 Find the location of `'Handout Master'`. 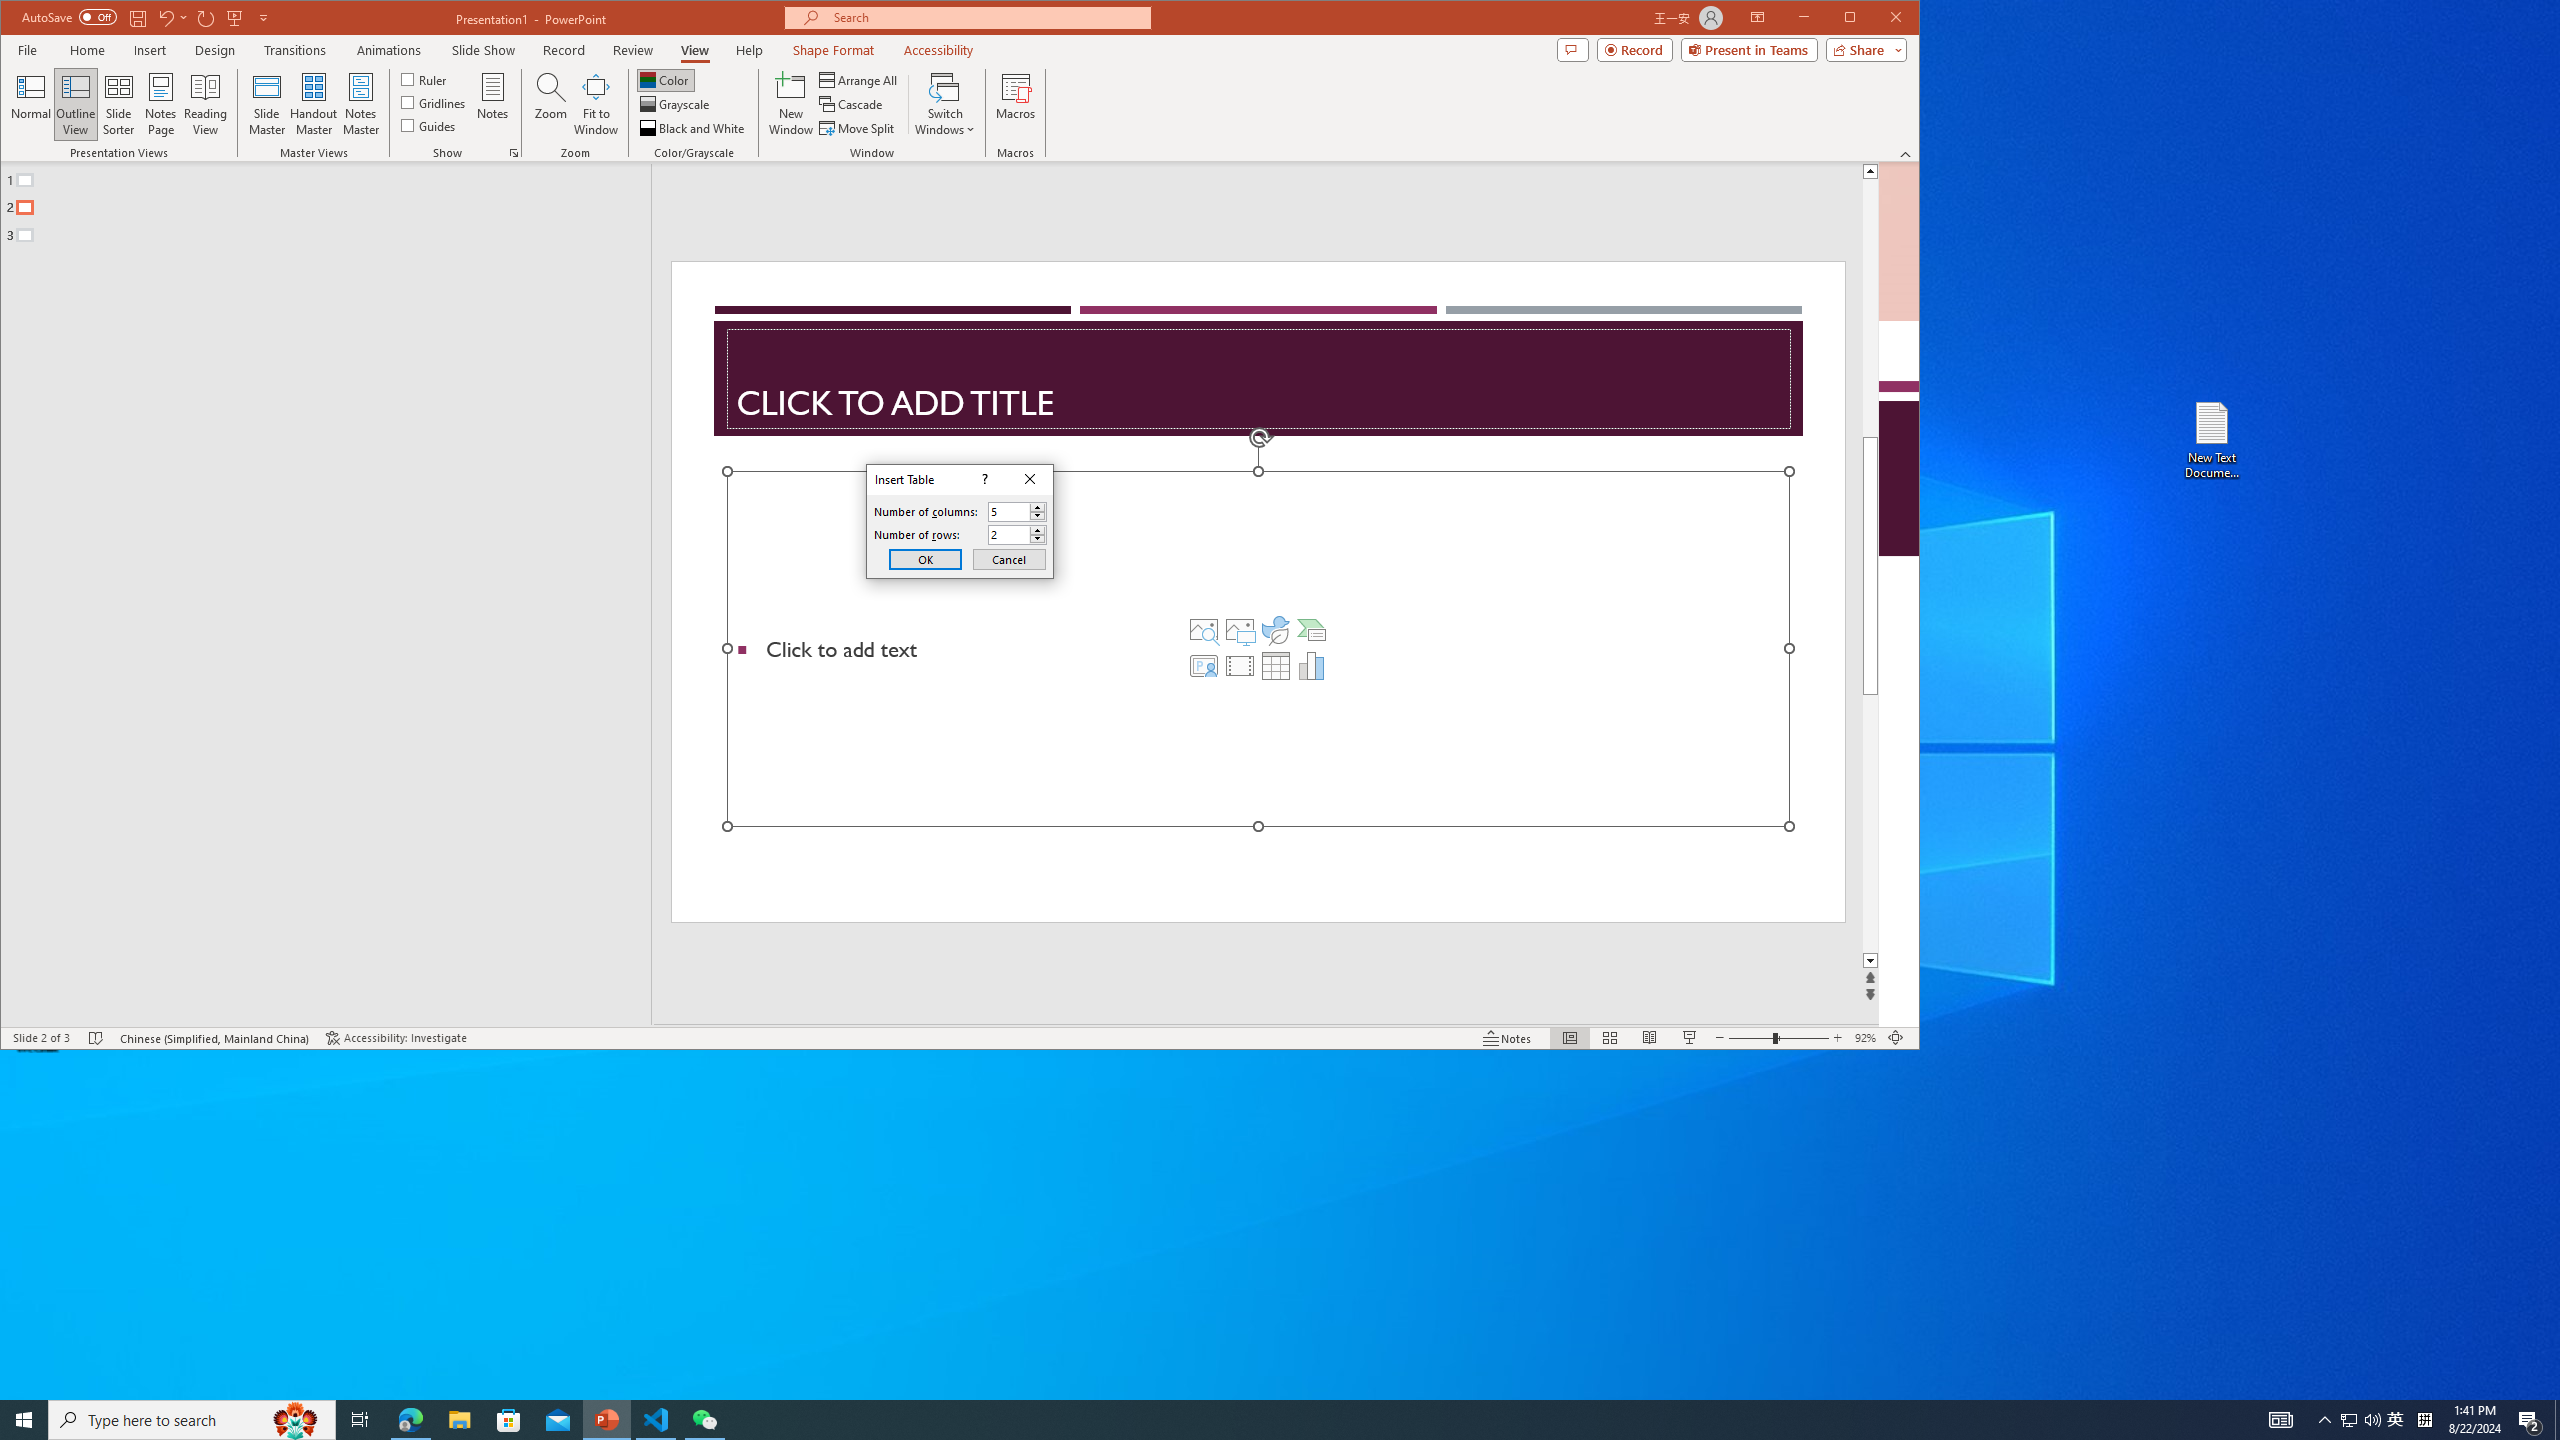

'Handout Master' is located at coordinates (313, 103).